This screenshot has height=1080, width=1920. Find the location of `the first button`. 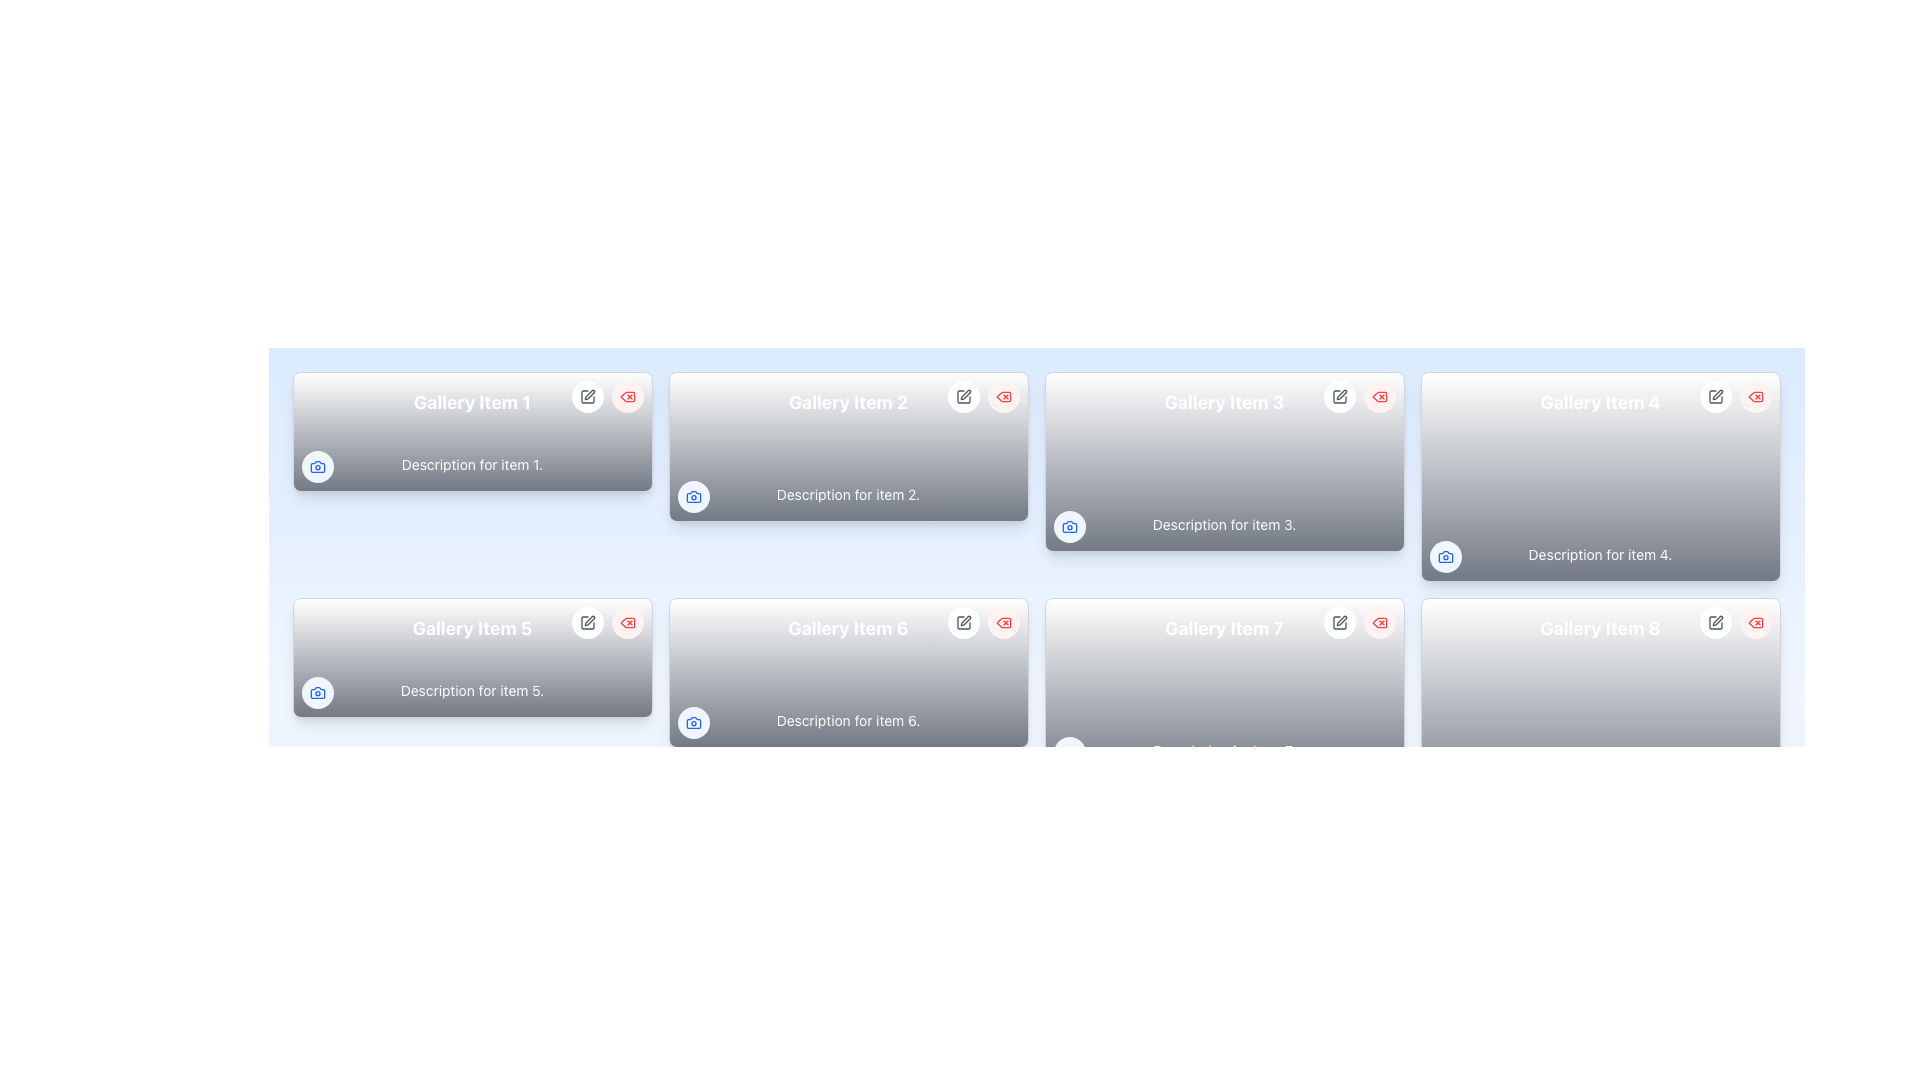

the first button is located at coordinates (586, 848).